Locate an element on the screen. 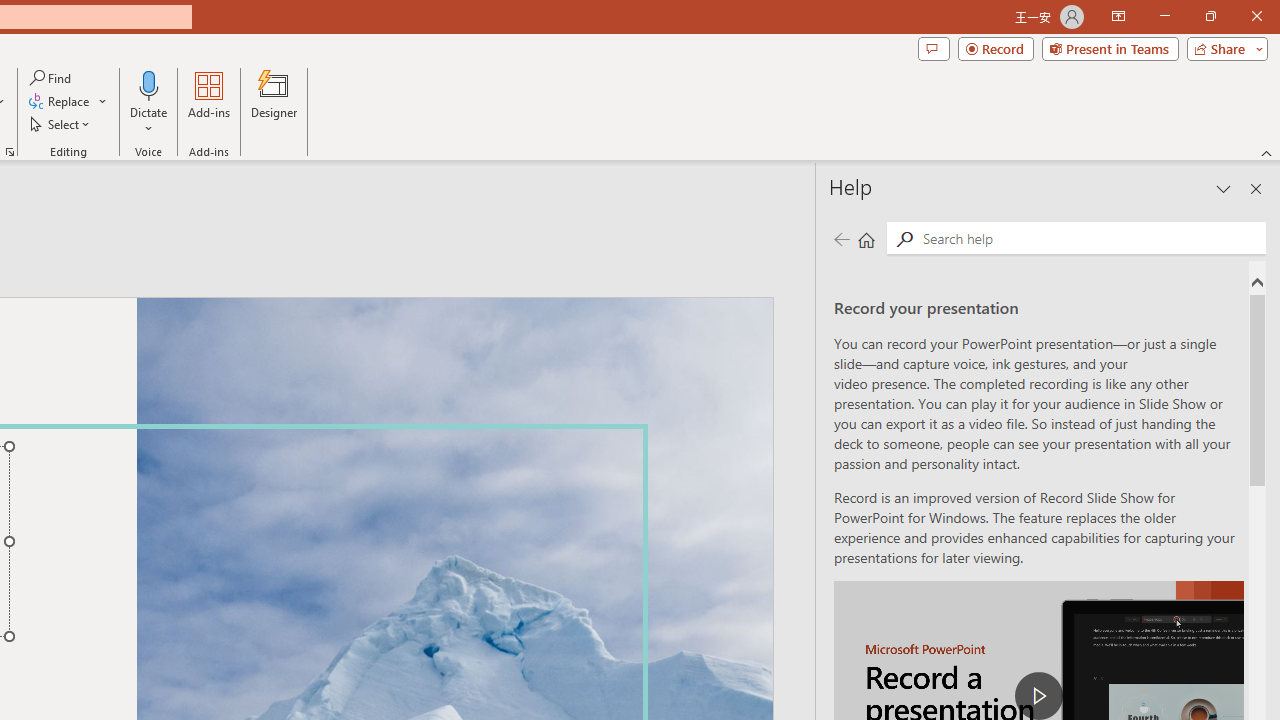  'Dictate' is located at coordinates (148, 84).